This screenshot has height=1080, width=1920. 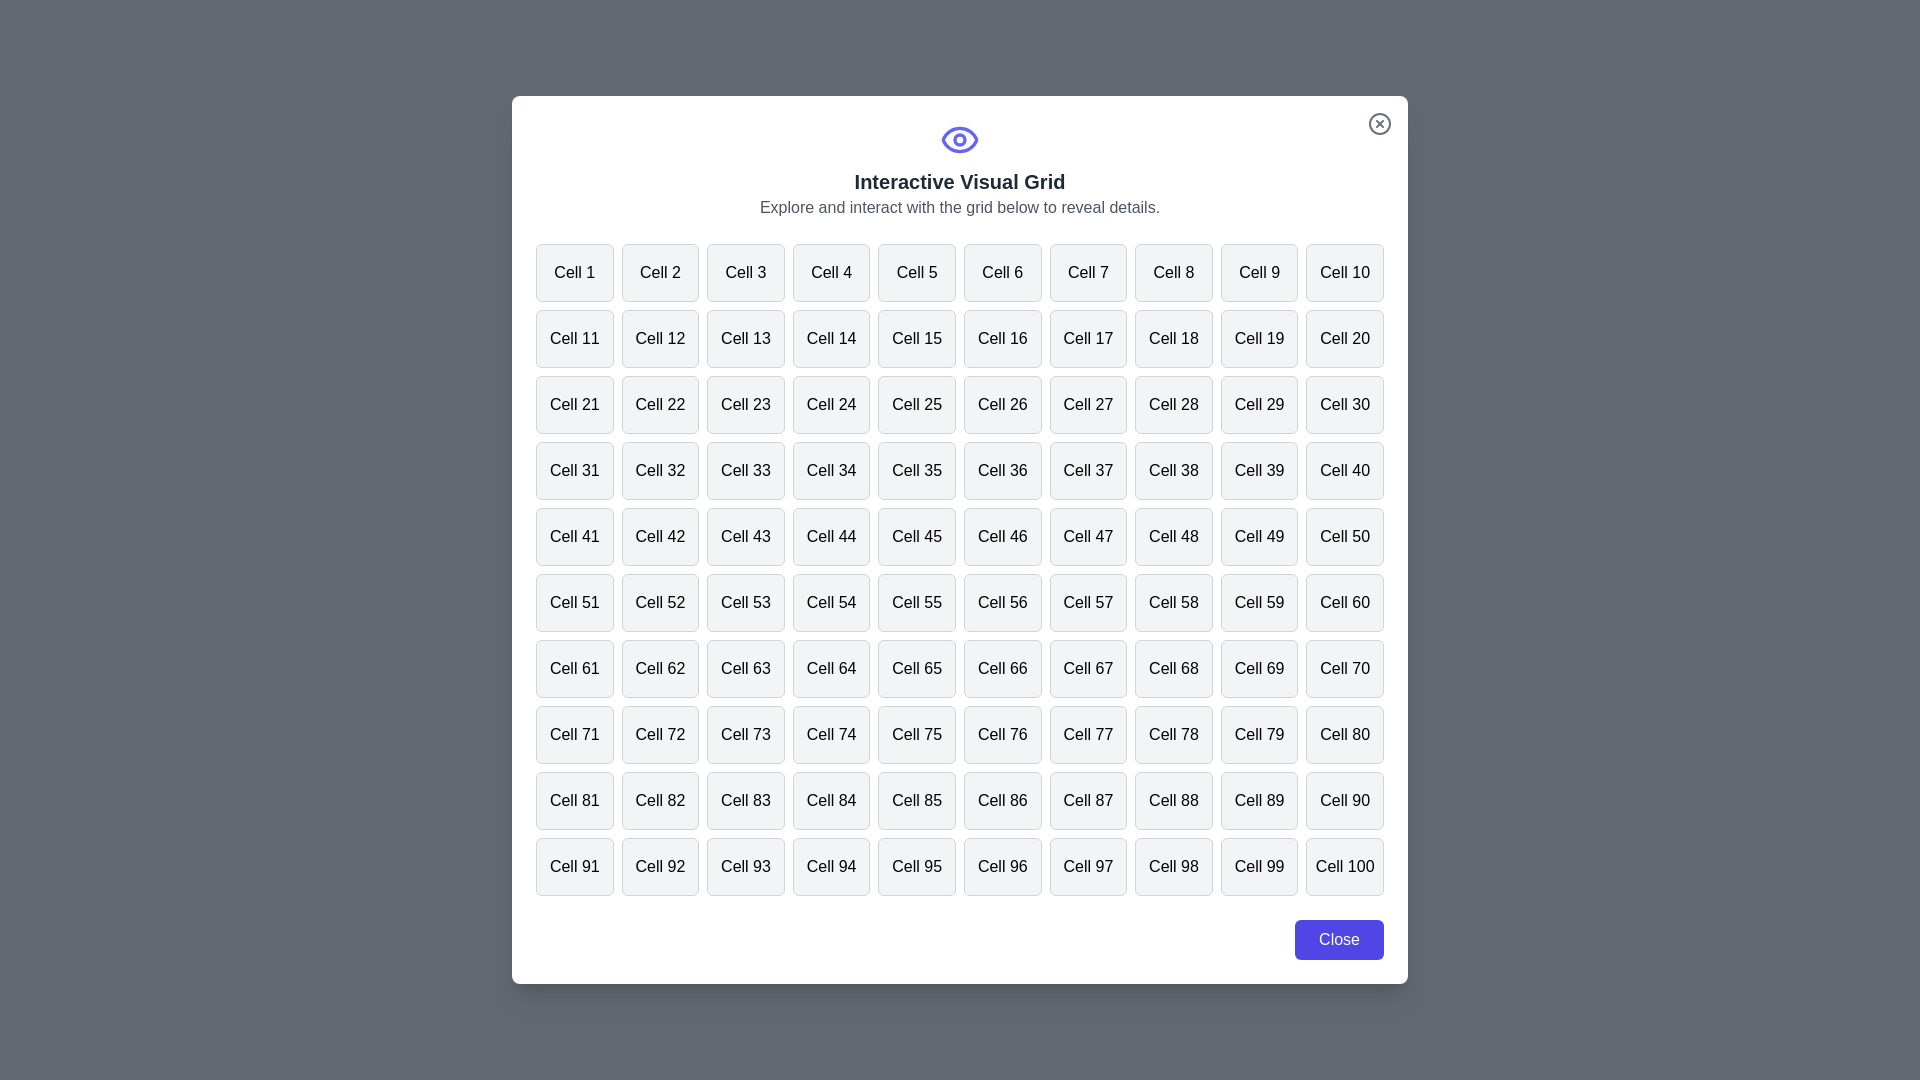 What do you see at coordinates (1379, 123) in the screenshot?
I see `close button at the top-right corner of the dialog` at bounding box center [1379, 123].